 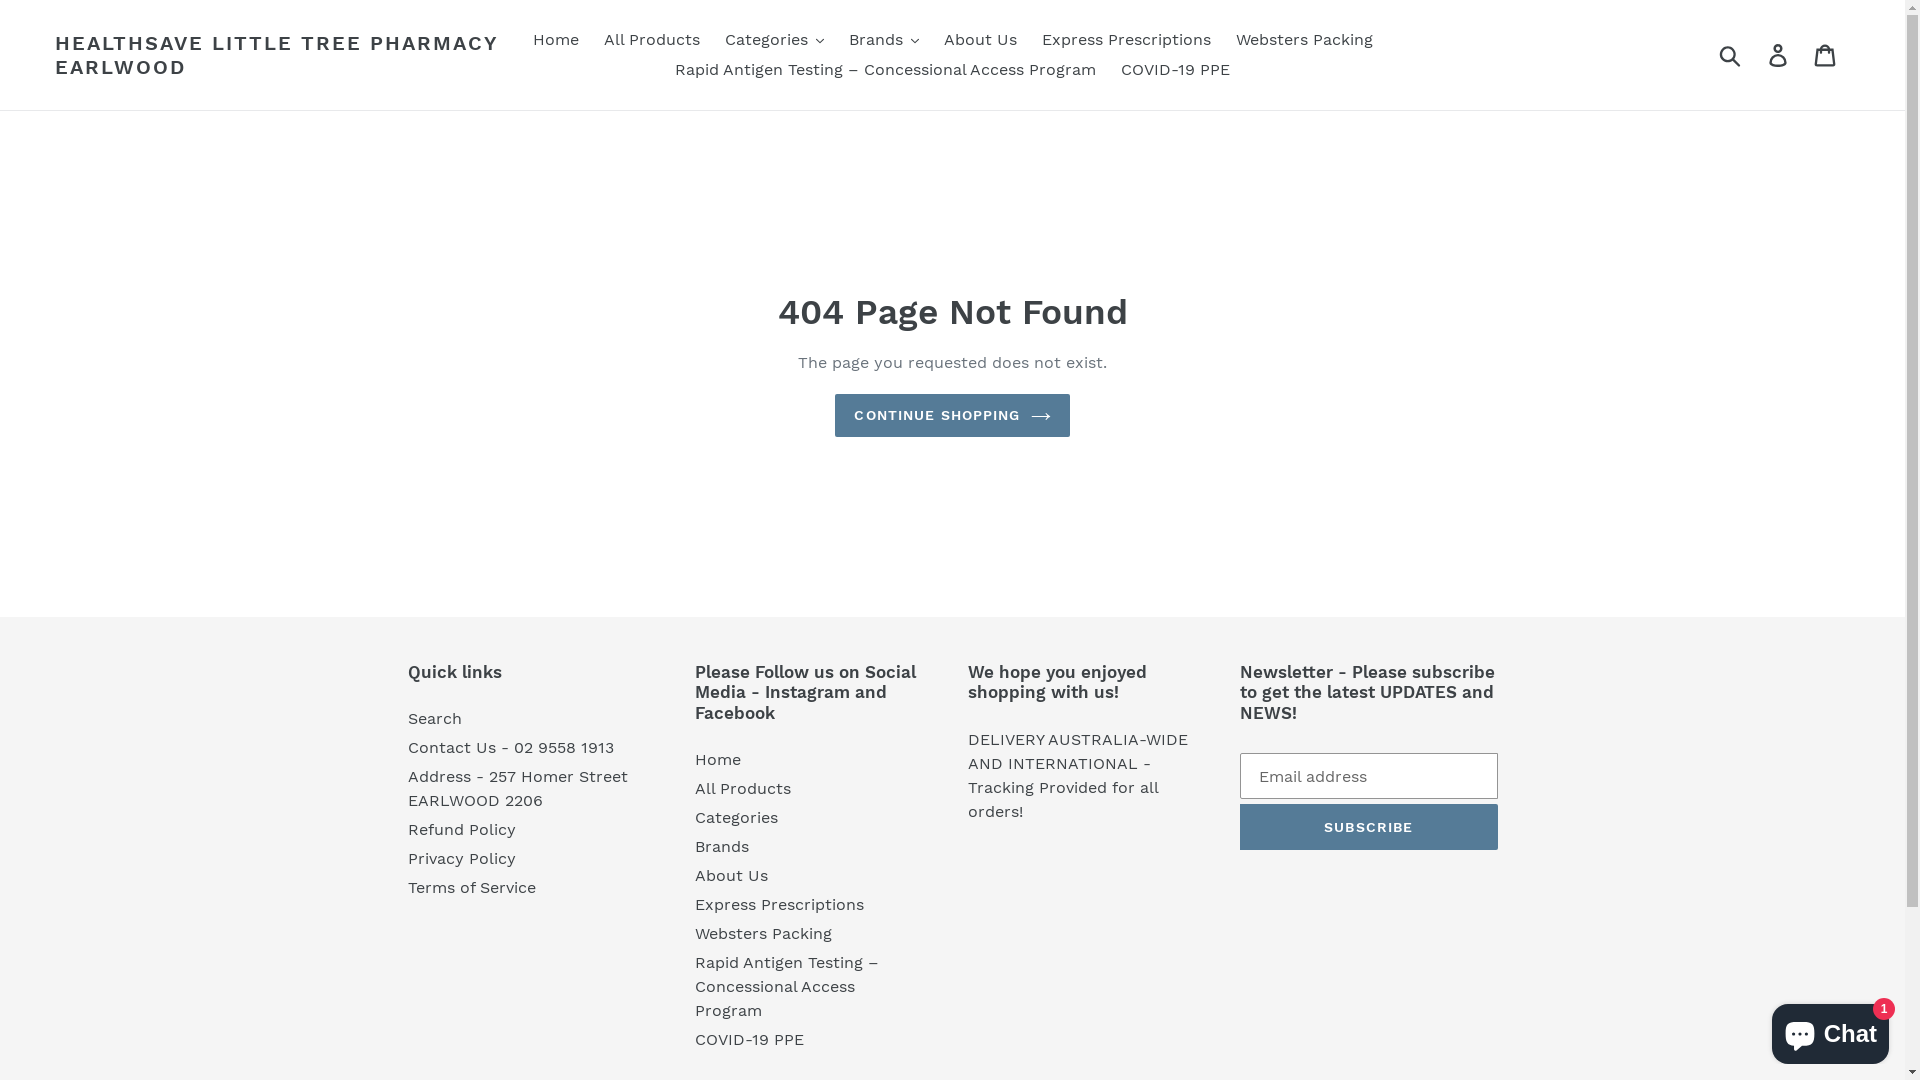 What do you see at coordinates (950, 414) in the screenshot?
I see `'CONTINUE SHOPPING'` at bounding box center [950, 414].